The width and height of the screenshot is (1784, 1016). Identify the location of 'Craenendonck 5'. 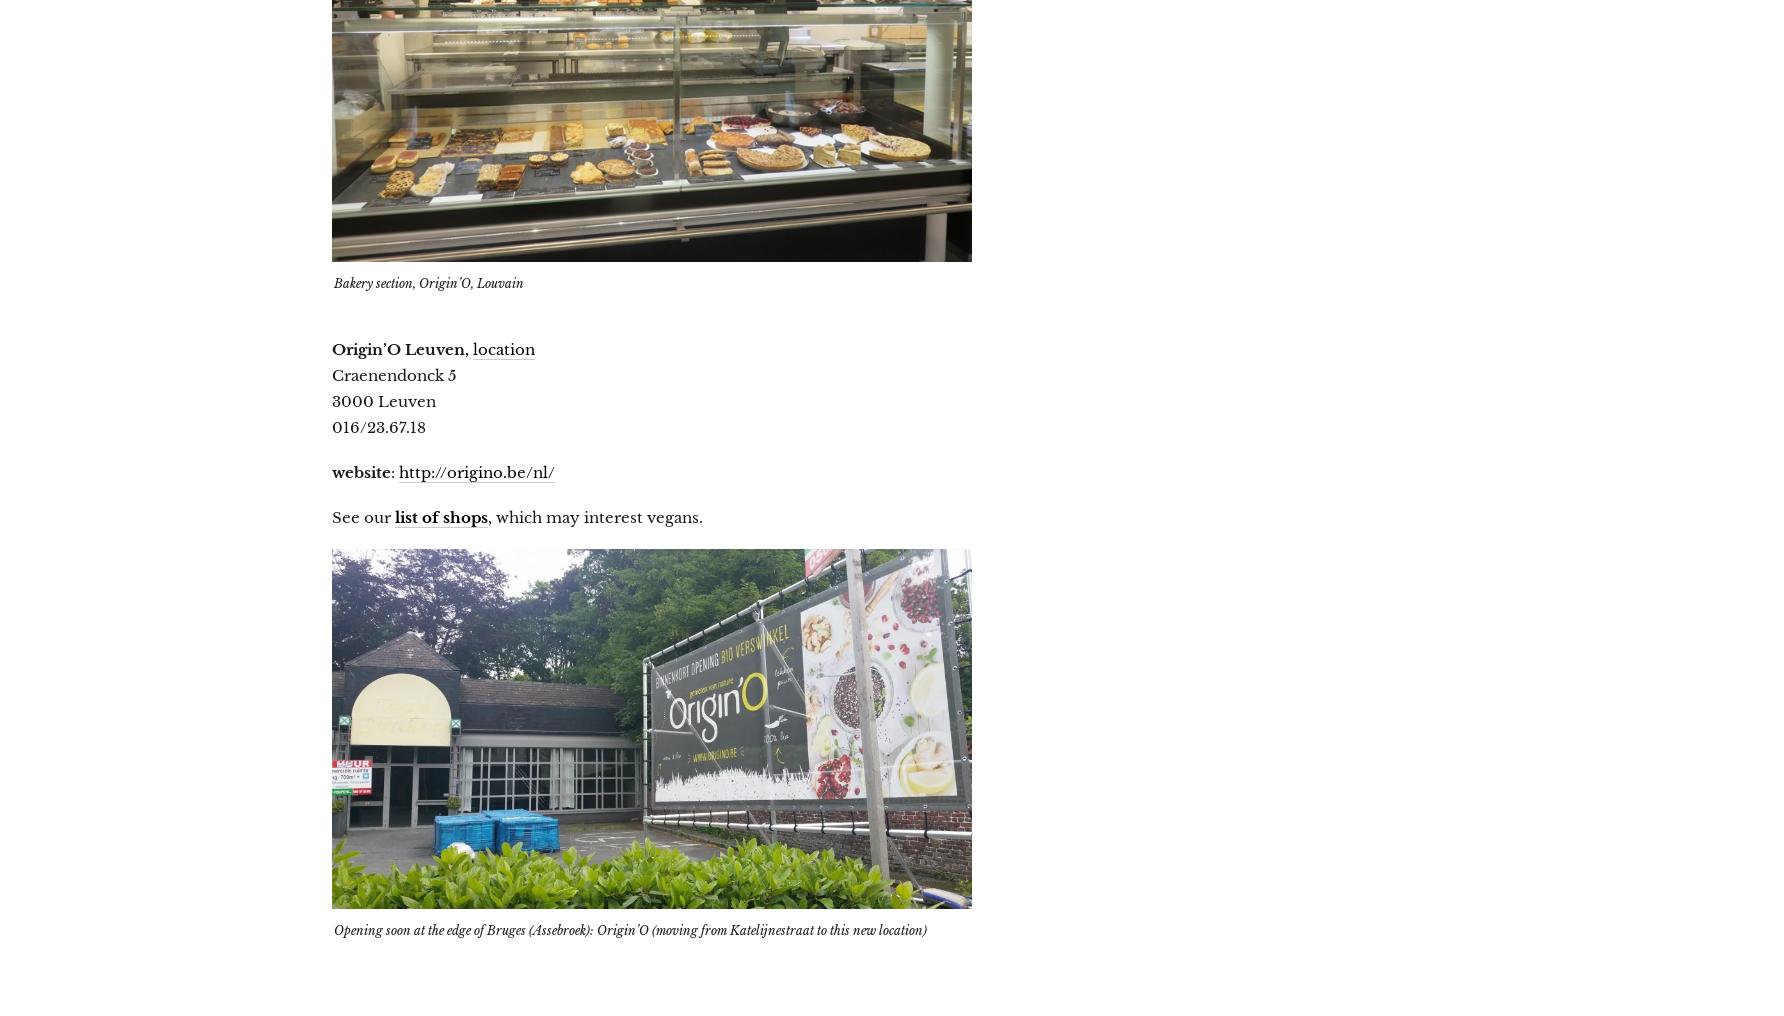
(393, 375).